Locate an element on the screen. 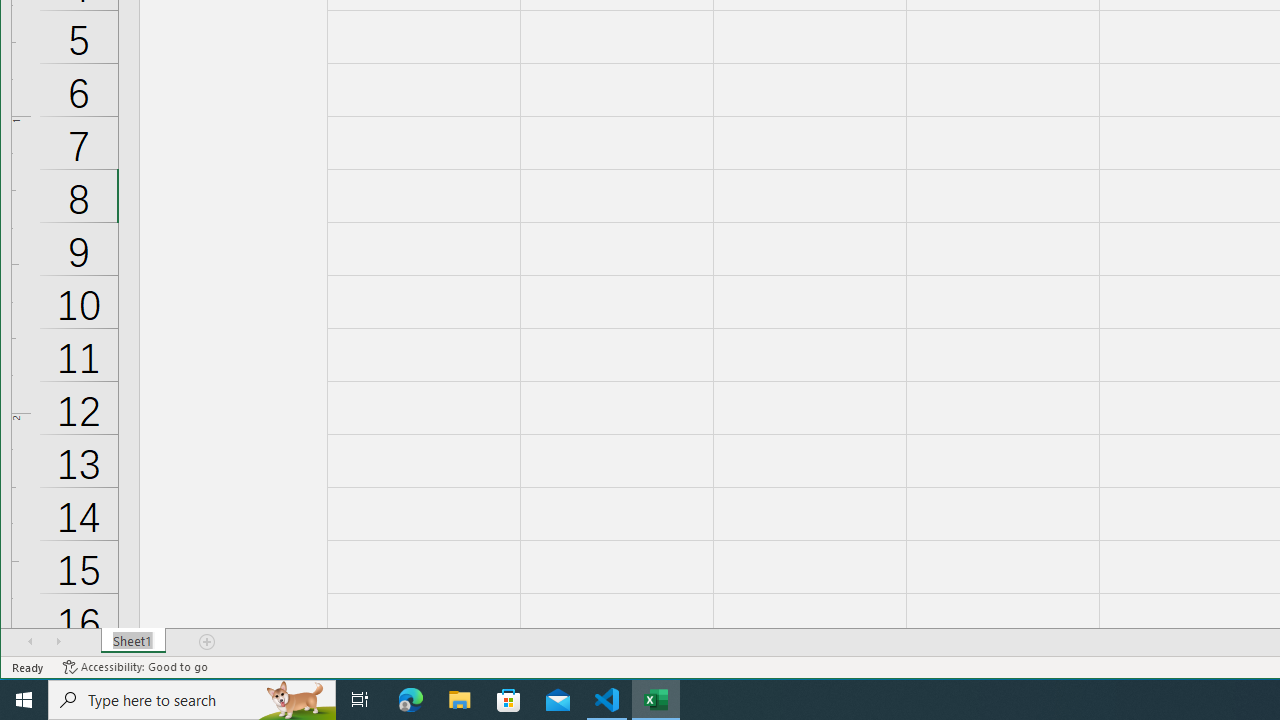  'Add Sheet' is located at coordinates (208, 641).